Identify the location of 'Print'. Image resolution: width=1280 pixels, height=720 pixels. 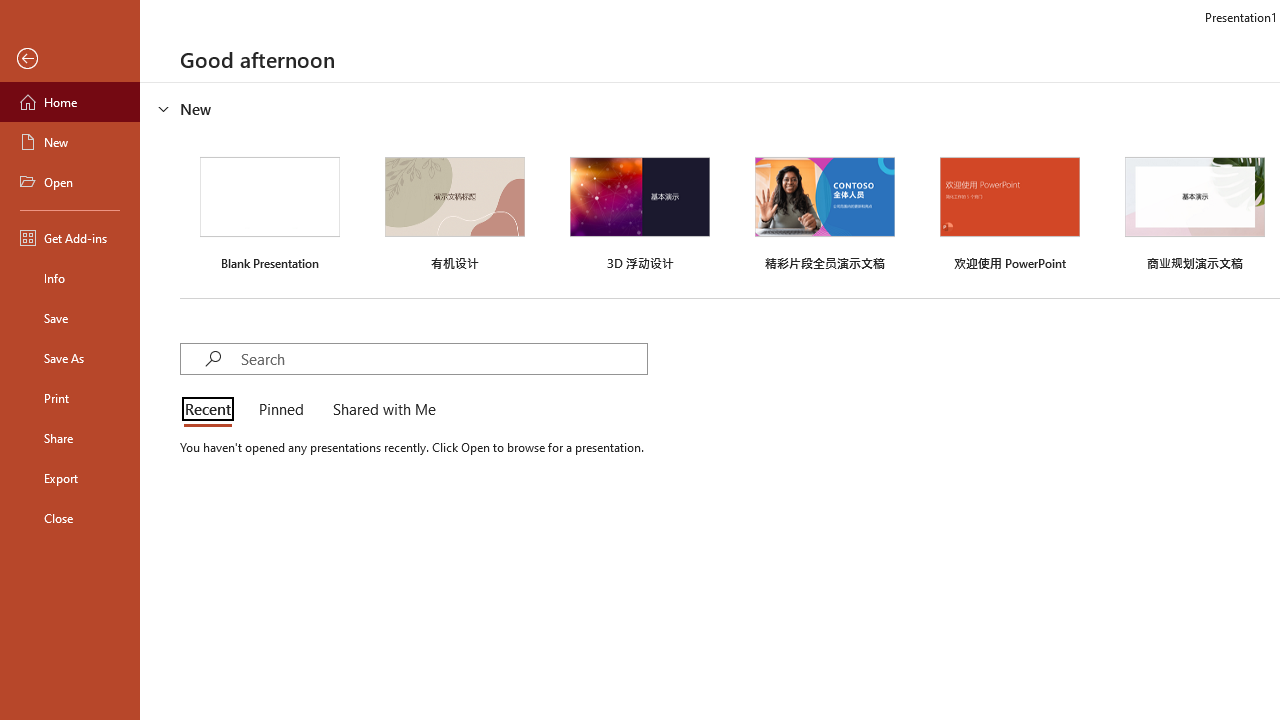
(69, 398).